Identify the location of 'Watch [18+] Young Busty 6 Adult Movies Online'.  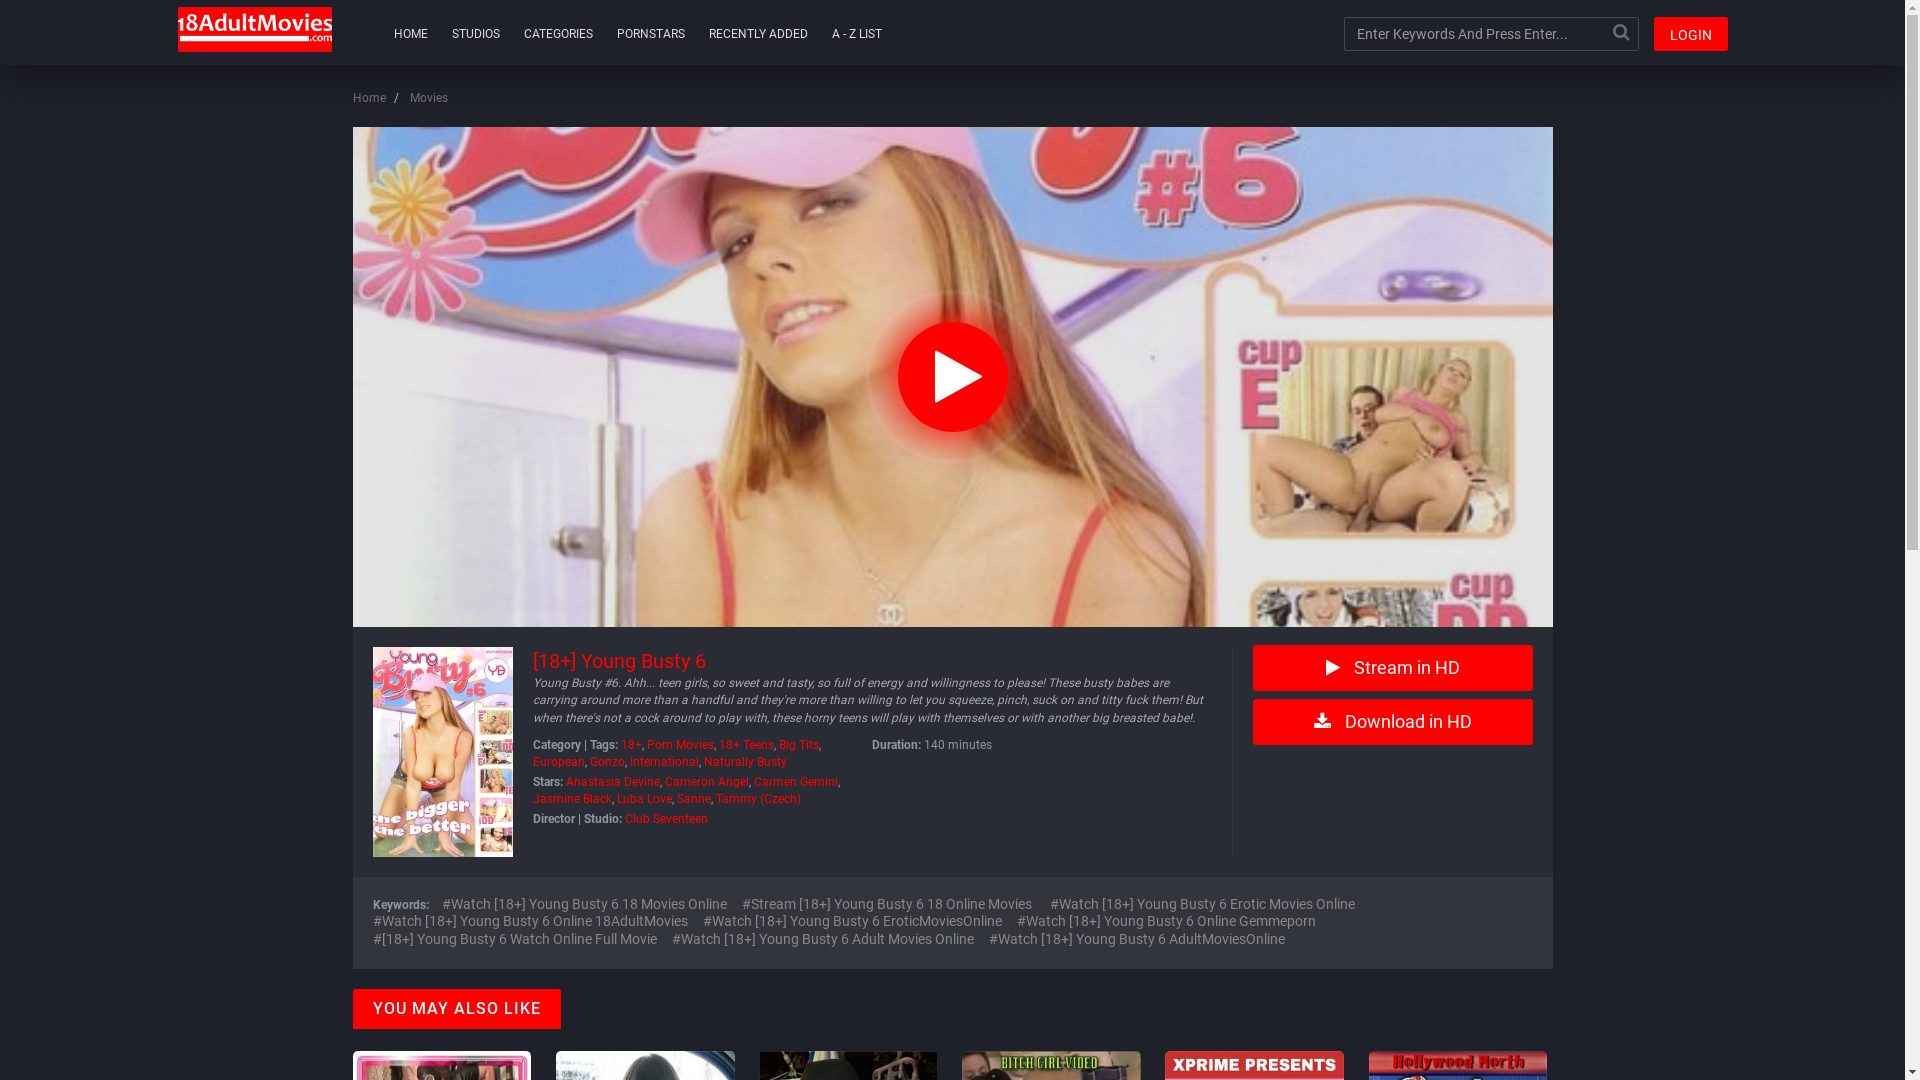
(822, 940).